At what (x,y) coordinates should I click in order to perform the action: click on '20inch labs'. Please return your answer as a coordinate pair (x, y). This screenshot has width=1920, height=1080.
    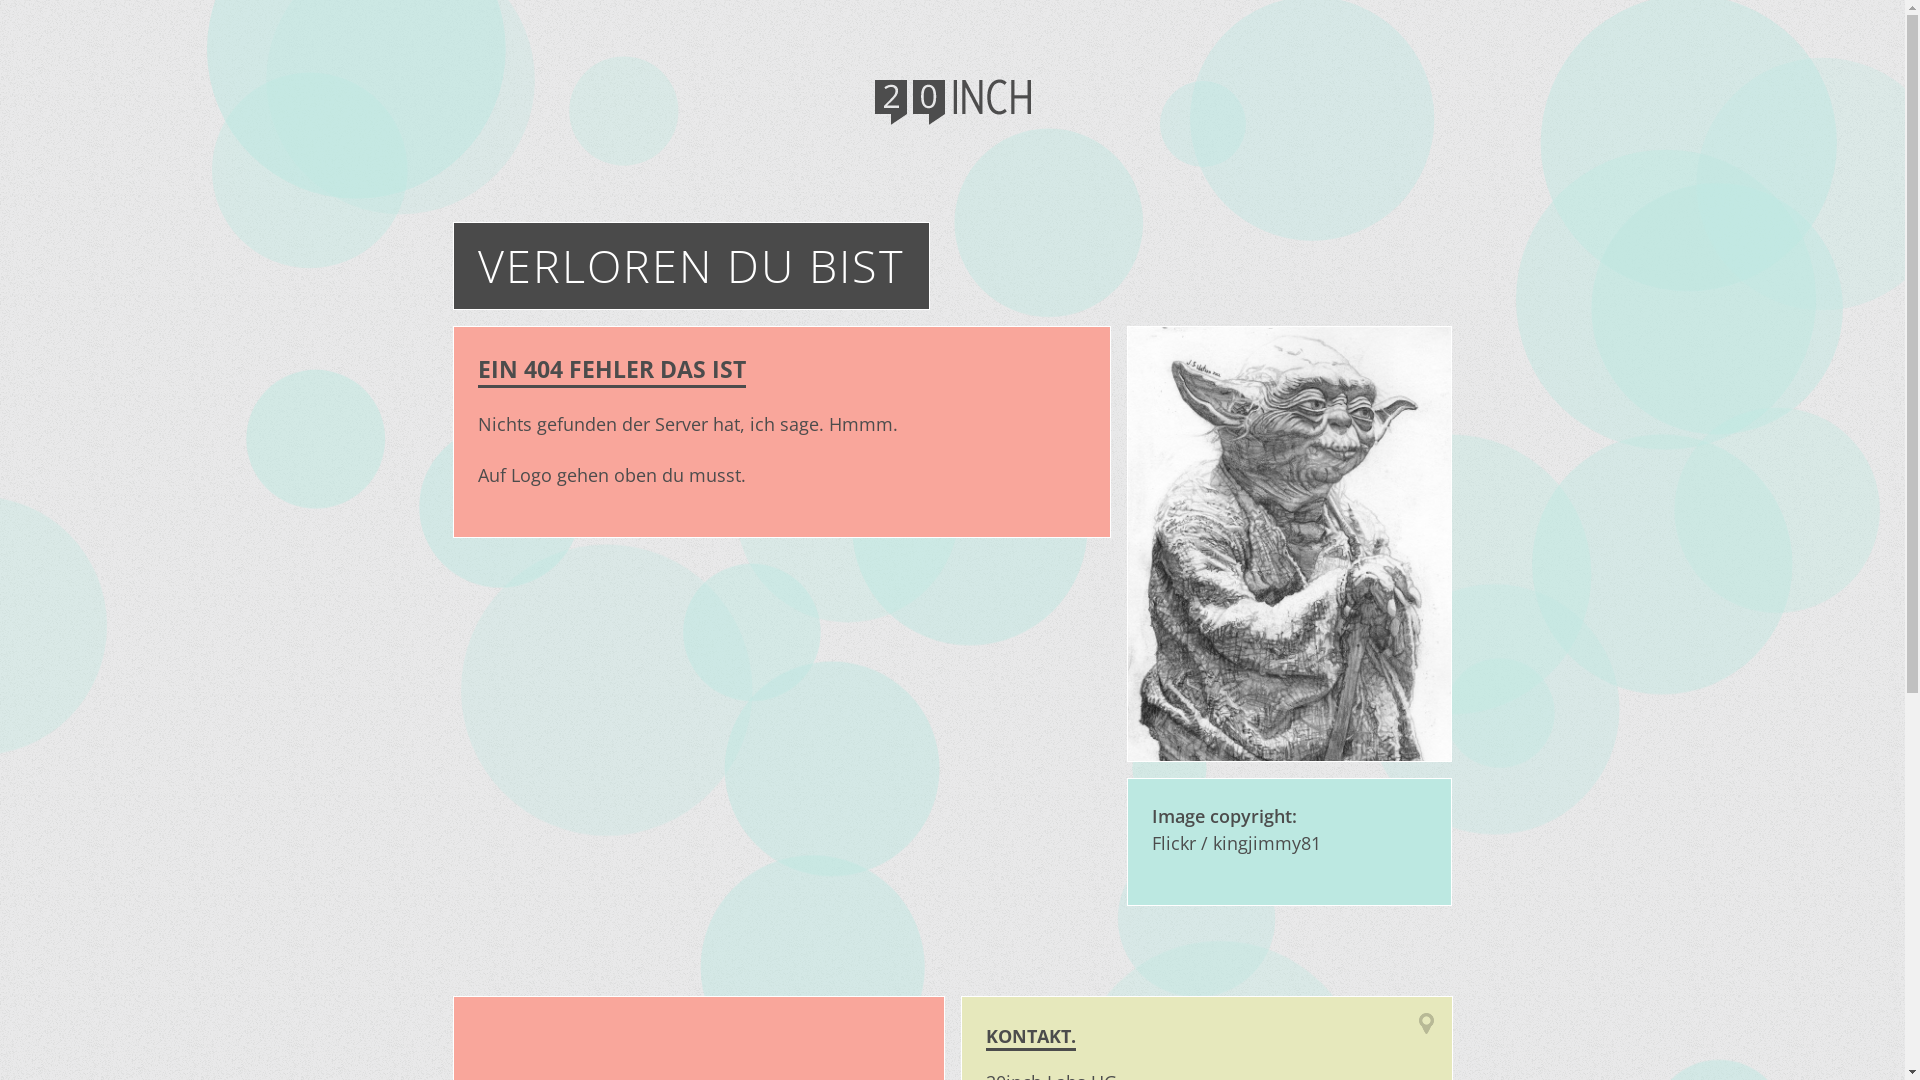
    Looking at the image, I should click on (950, 104).